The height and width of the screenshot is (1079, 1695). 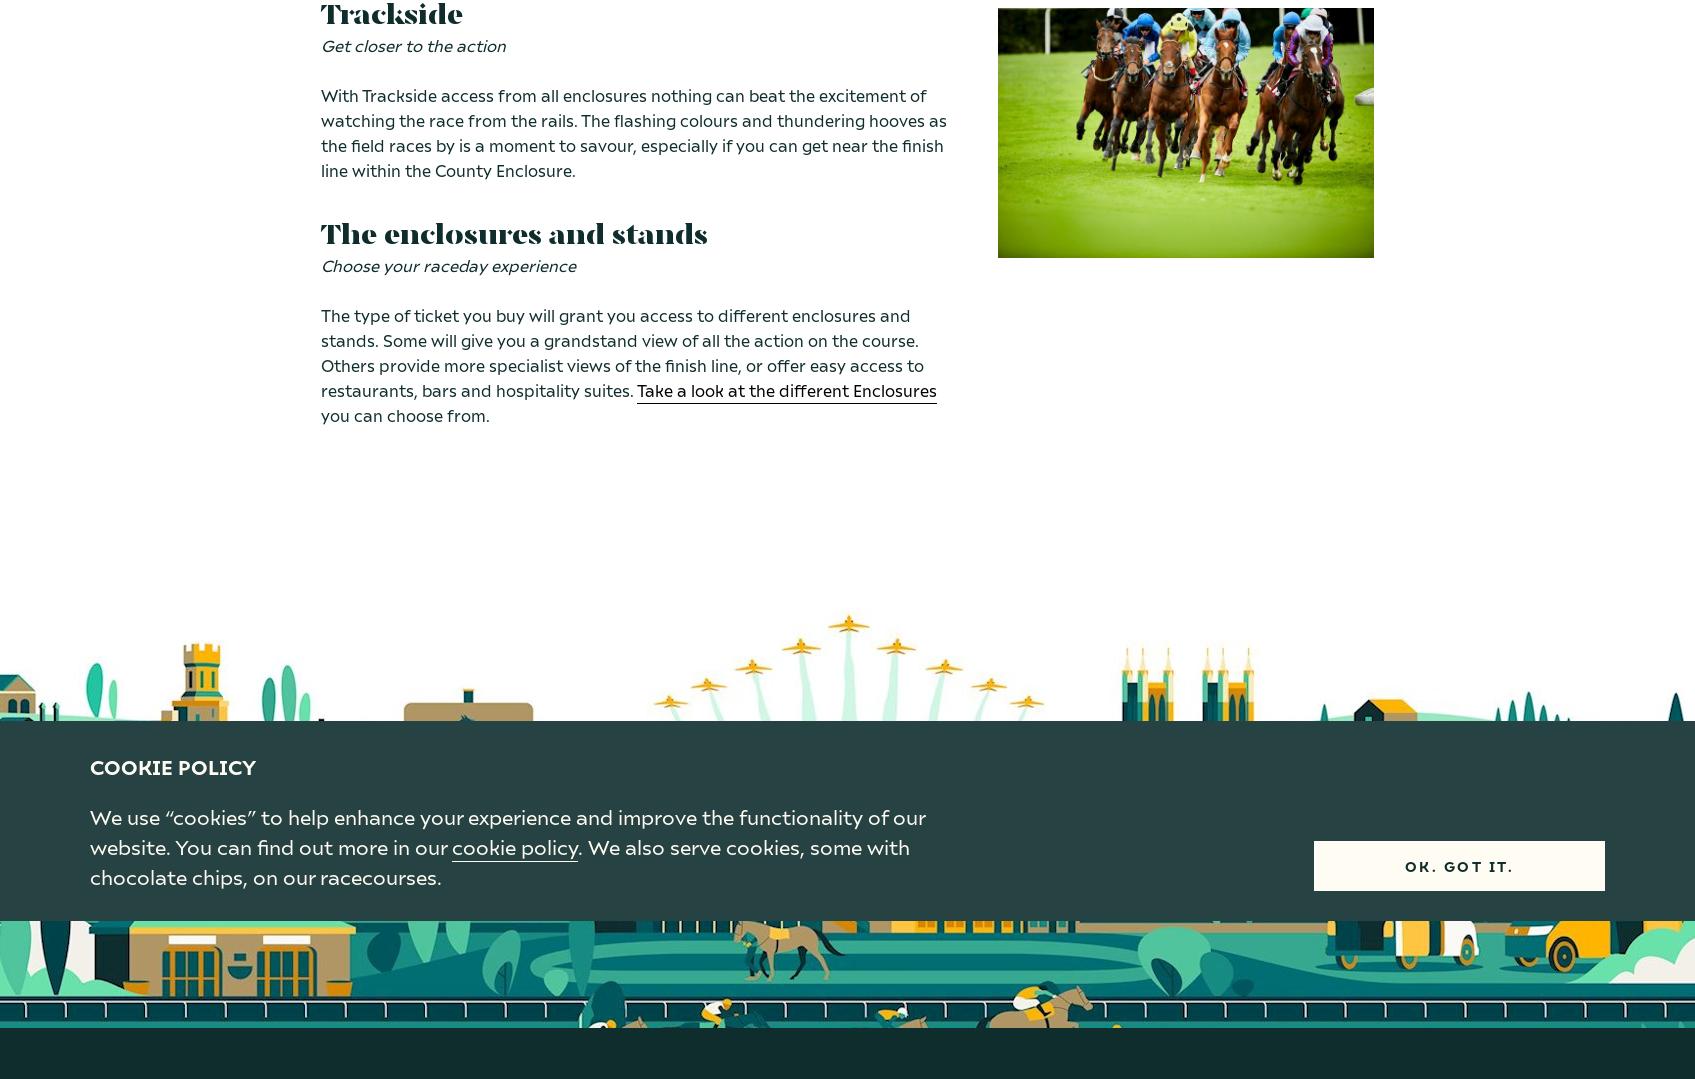 I want to click on 'Get closer to the action', so click(x=412, y=43).